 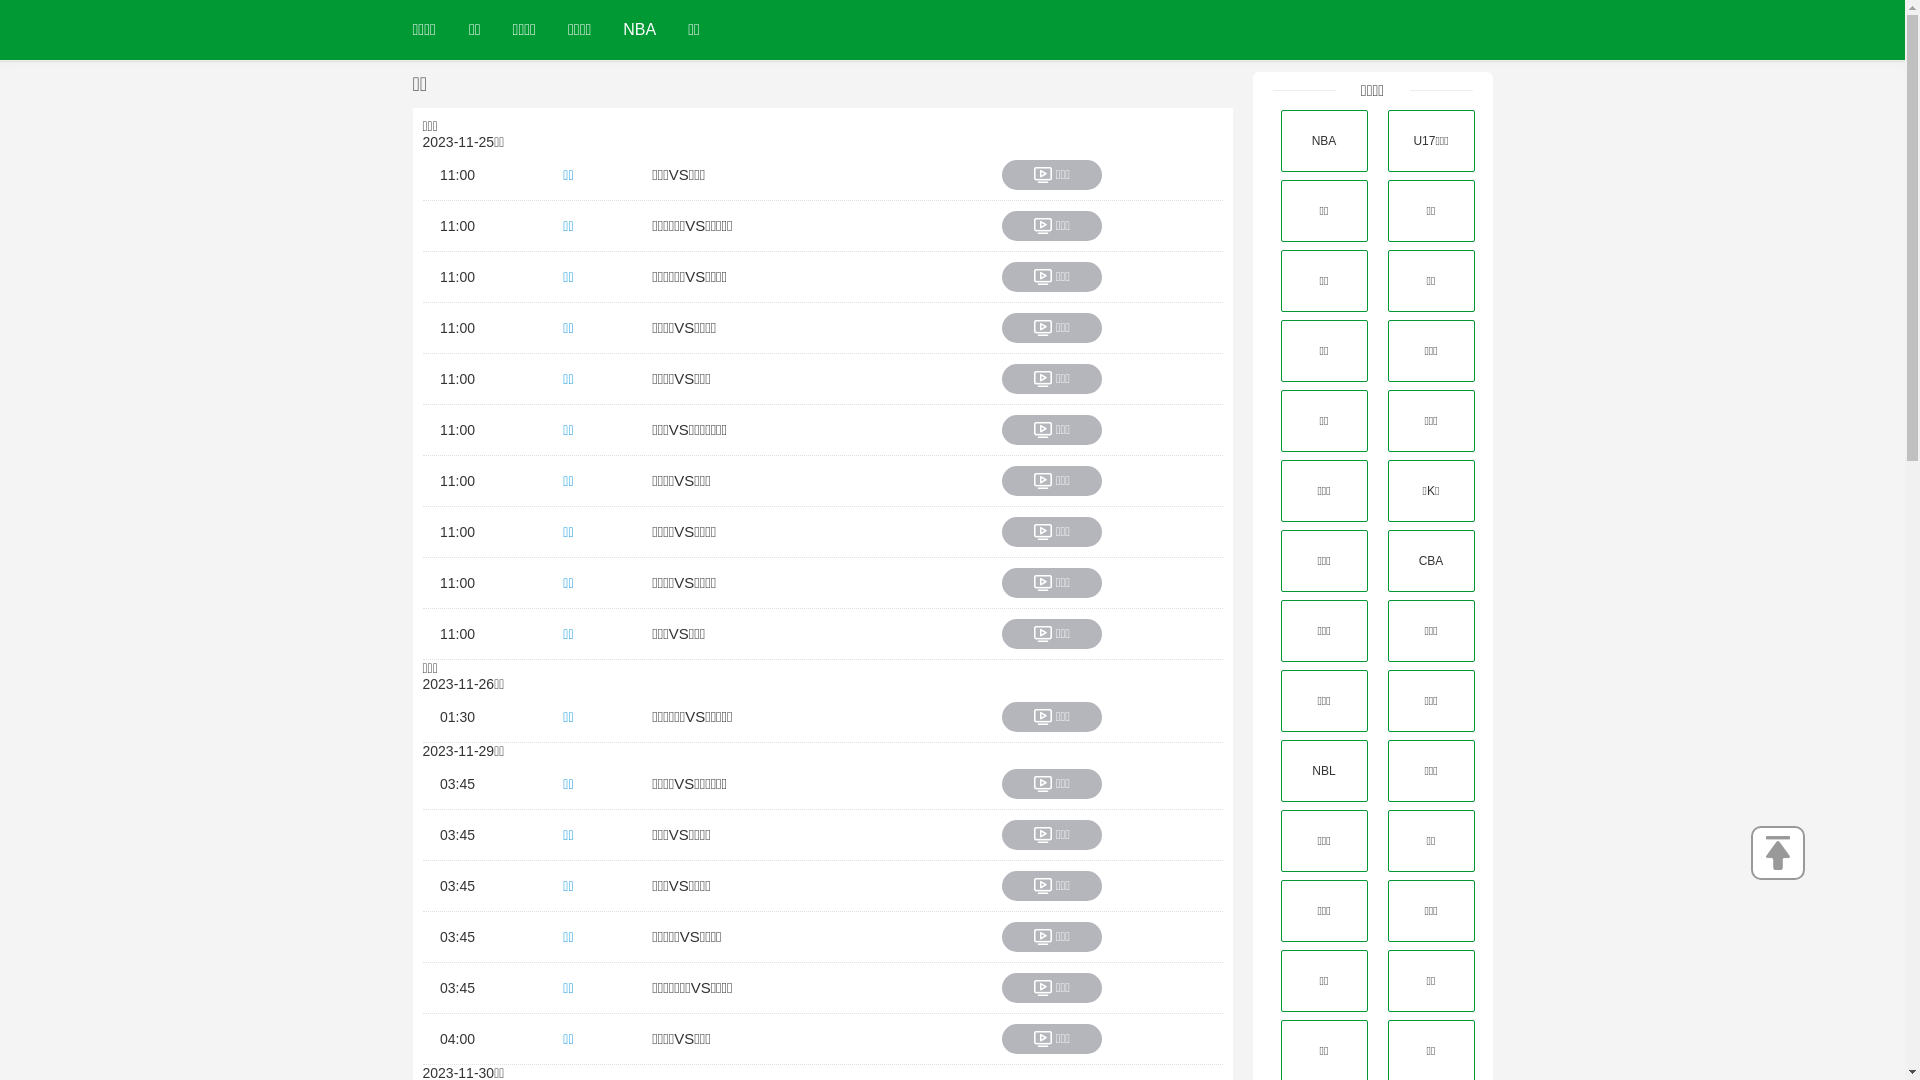 What do you see at coordinates (456, 633) in the screenshot?
I see `'11:00'` at bounding box center [456, 633].